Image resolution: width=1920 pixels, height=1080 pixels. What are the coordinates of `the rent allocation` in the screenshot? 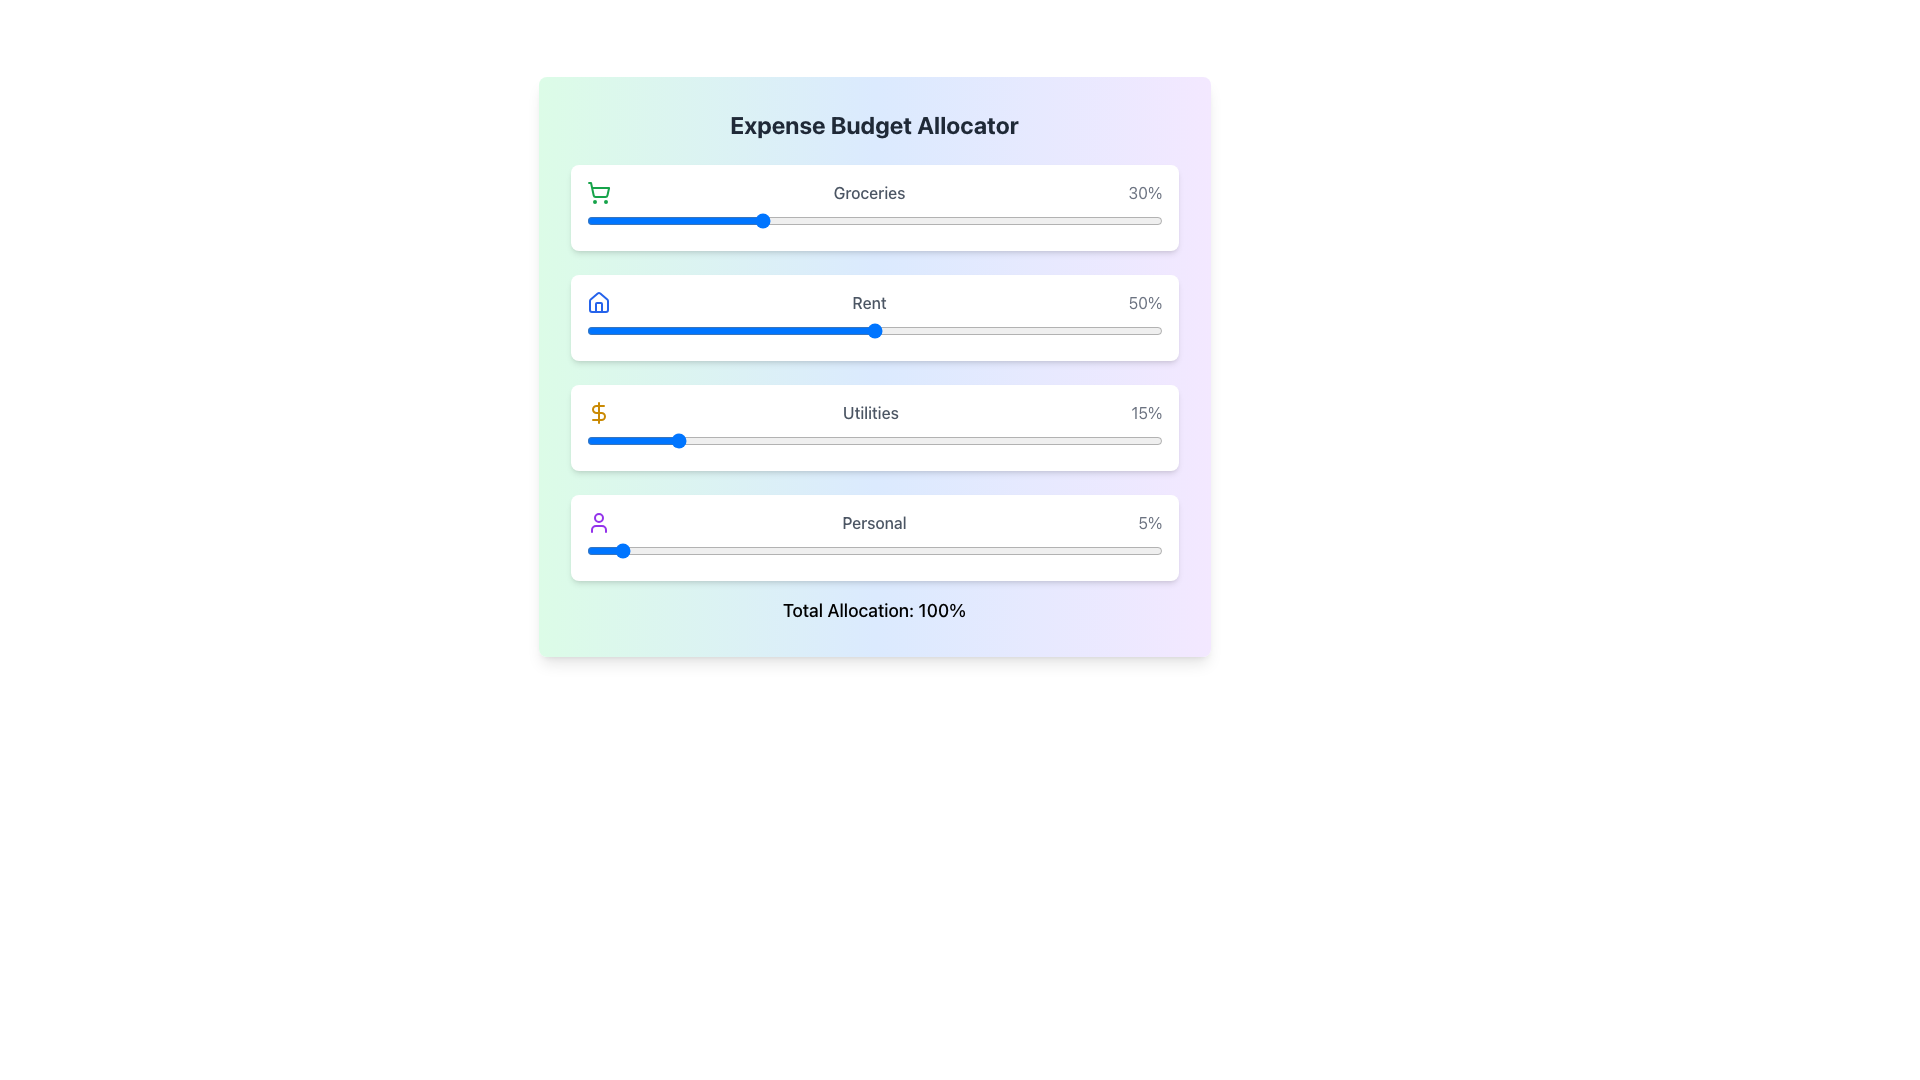 It's located at (608, 330).